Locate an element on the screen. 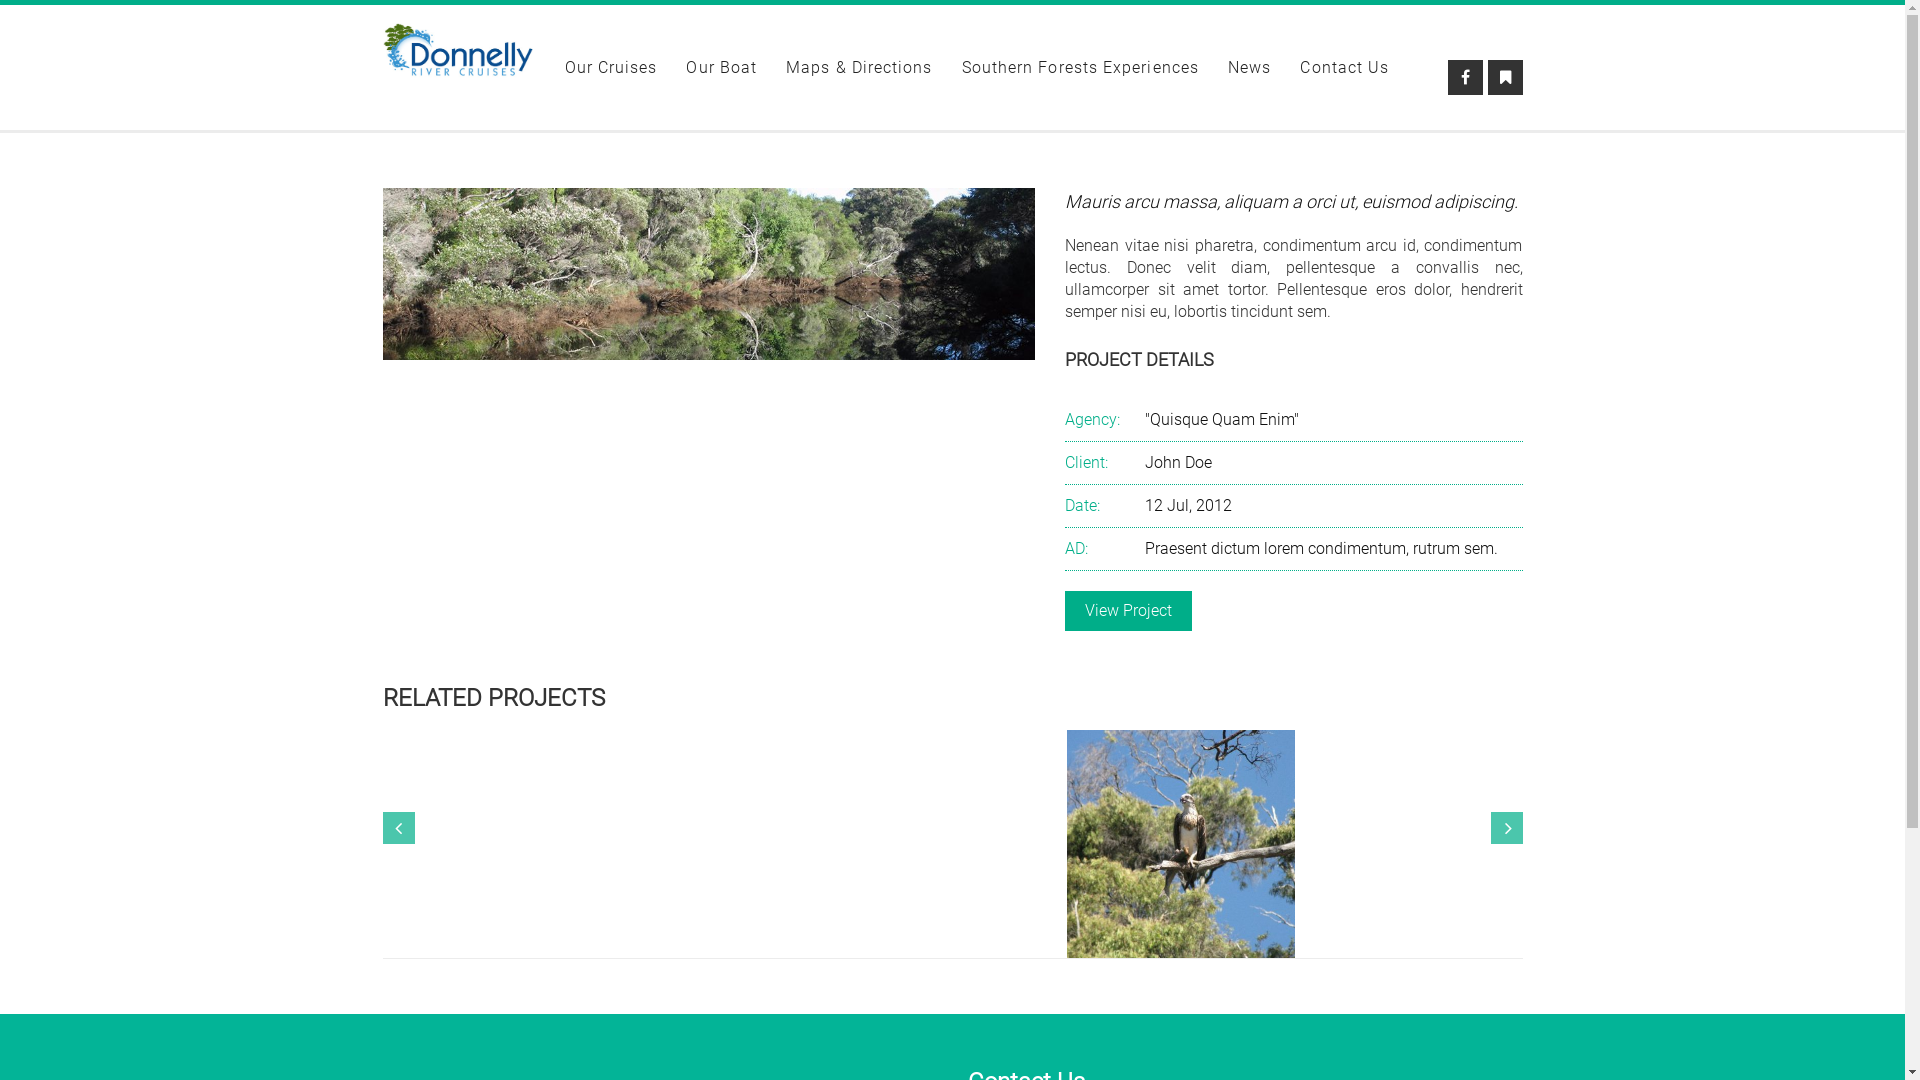  'Southern Forests Experiences' is located at coordinates (1079, 68).